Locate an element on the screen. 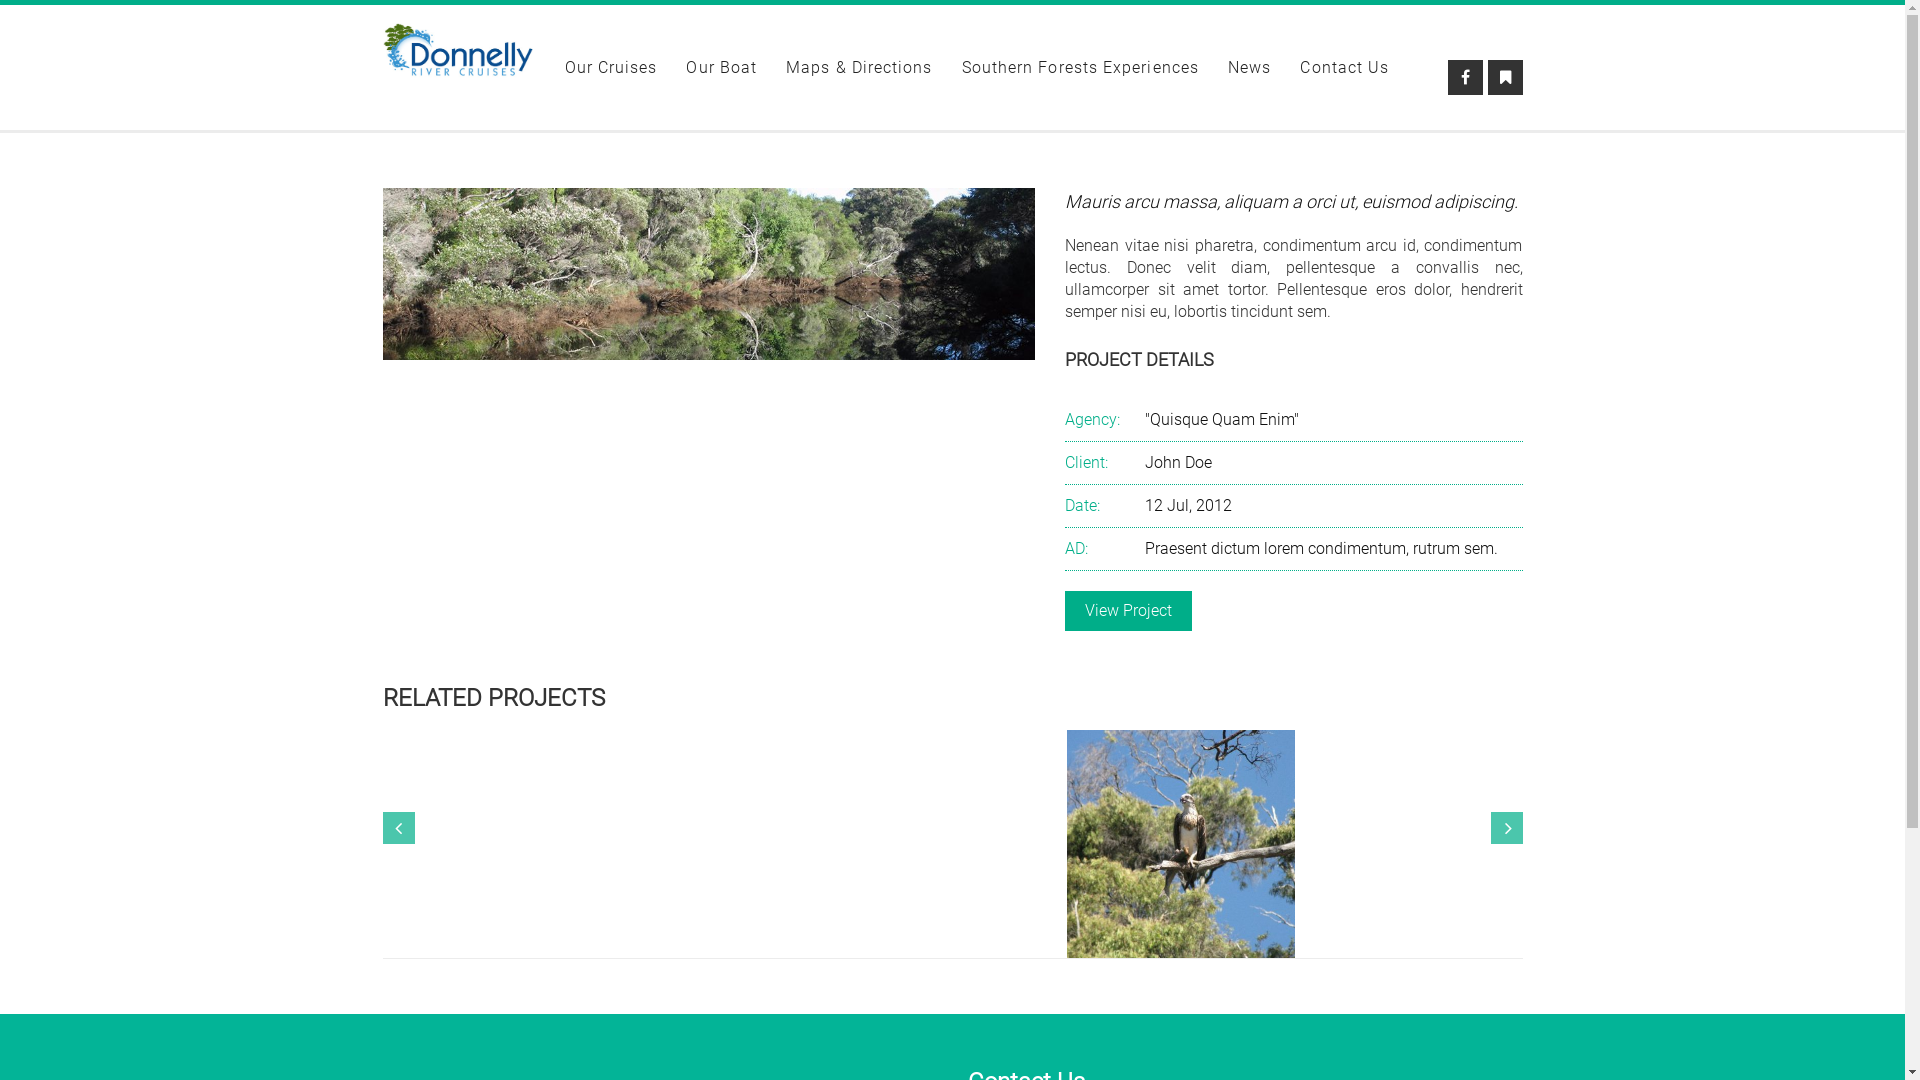  'Southern Forests Experiences' is located at coordinates (1079, 68).